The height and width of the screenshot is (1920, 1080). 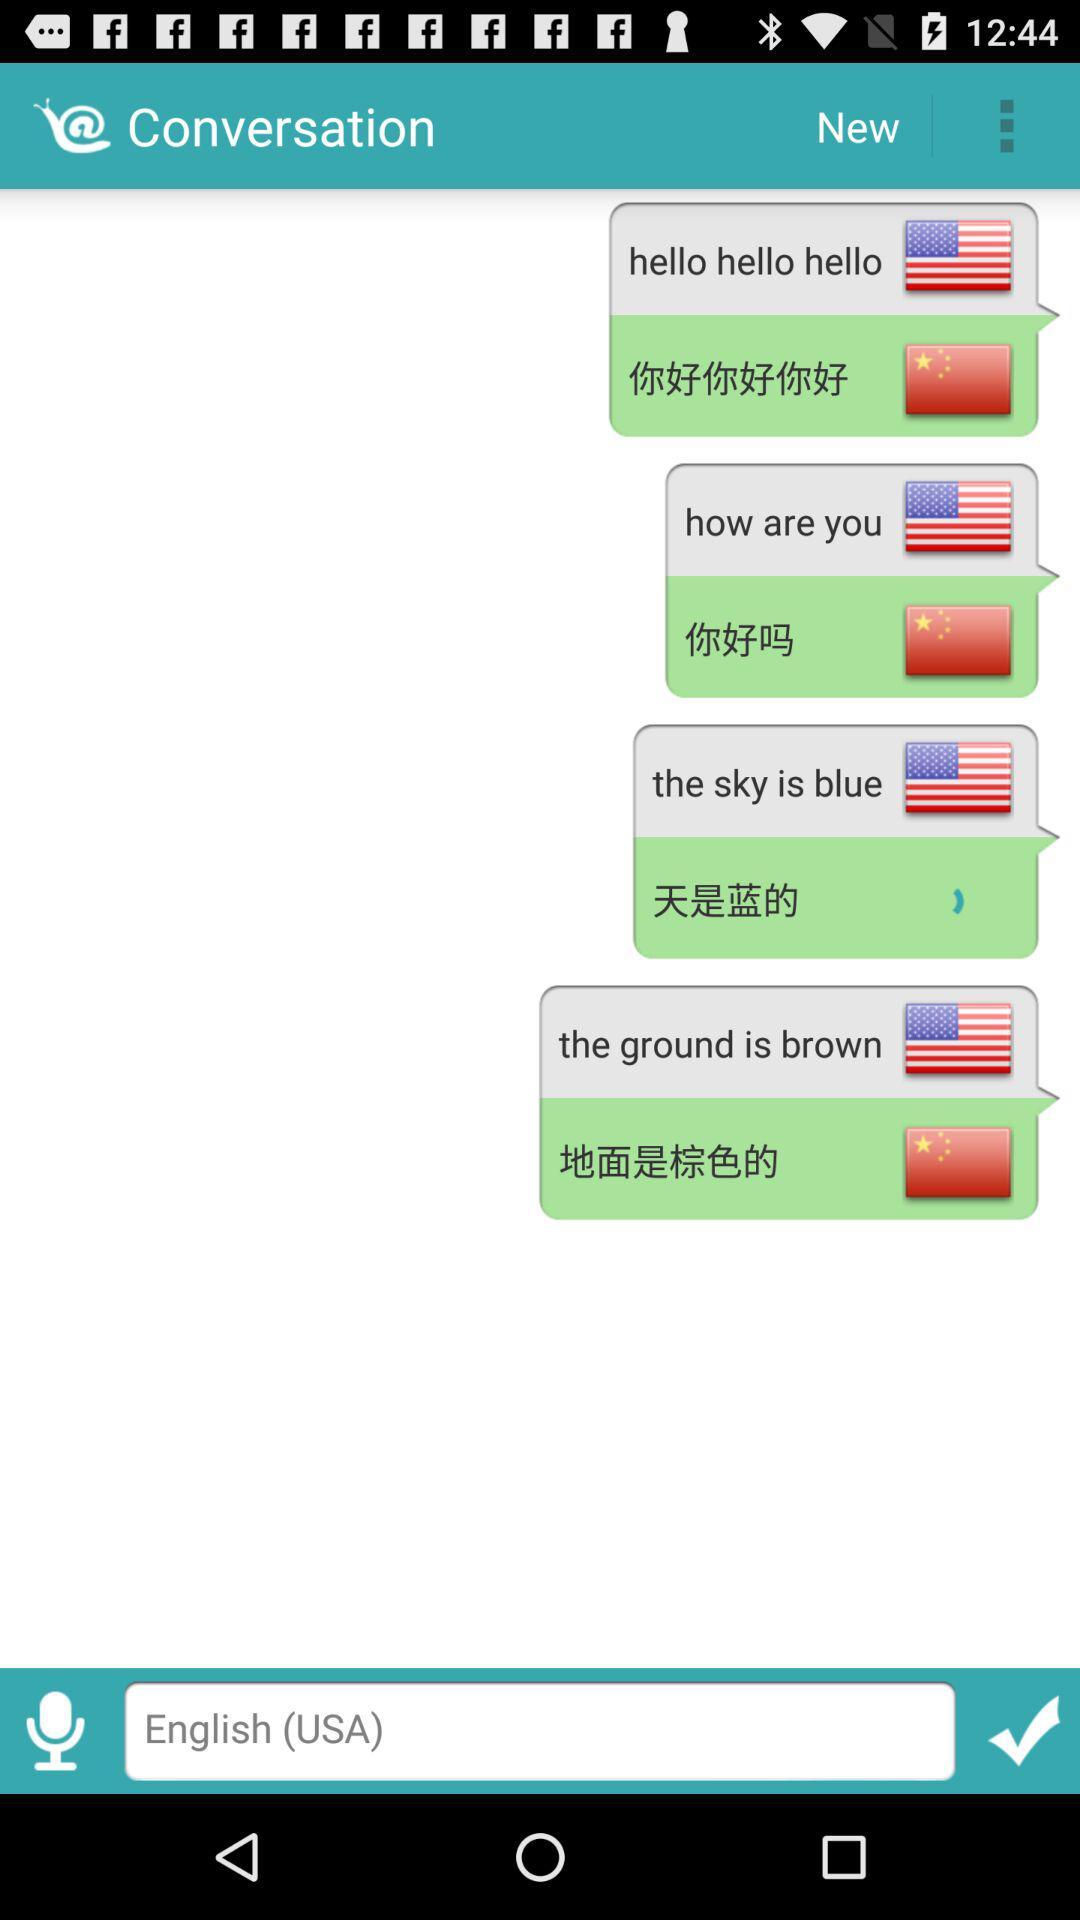 I want to click on send text, so click(x=1024, y=1730).